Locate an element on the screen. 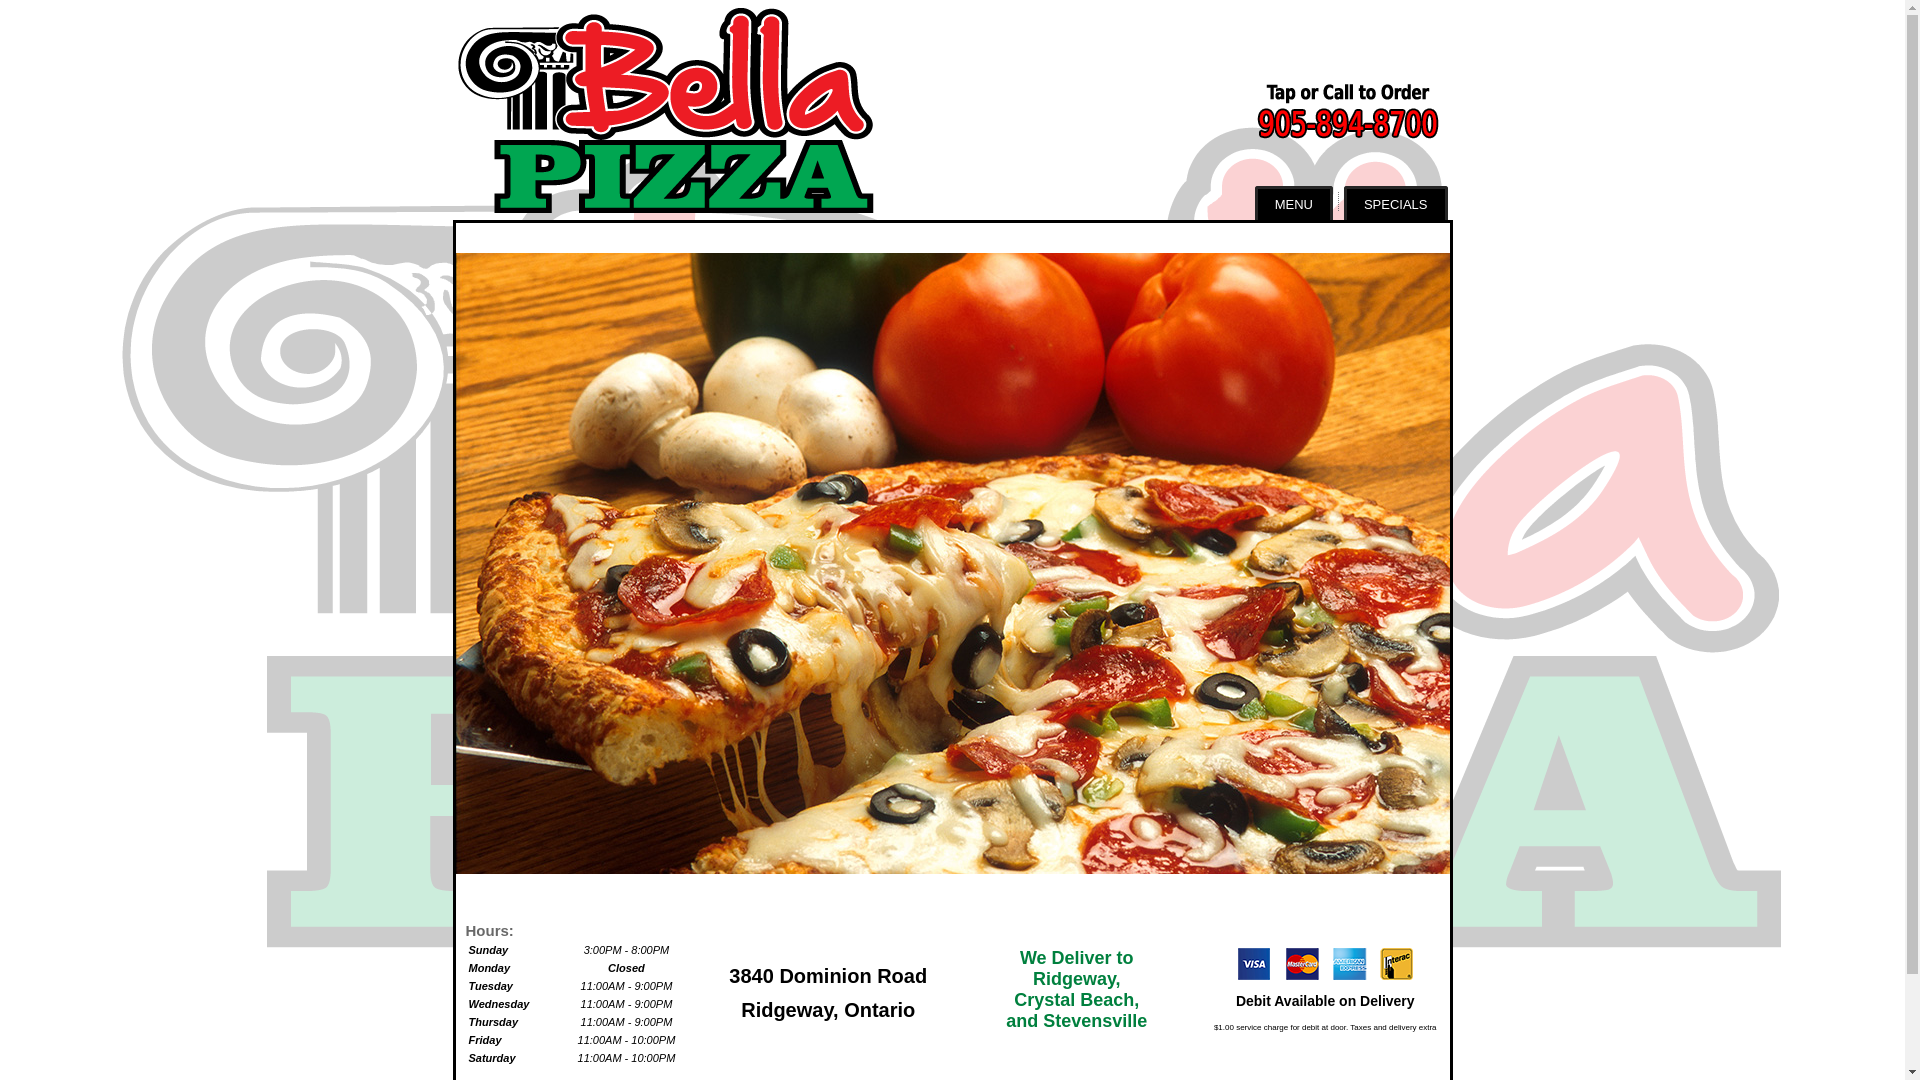 The height and width of the screenshot is (1080, 1920). 'SPECIALS' is located at coordinates (1344, 203).